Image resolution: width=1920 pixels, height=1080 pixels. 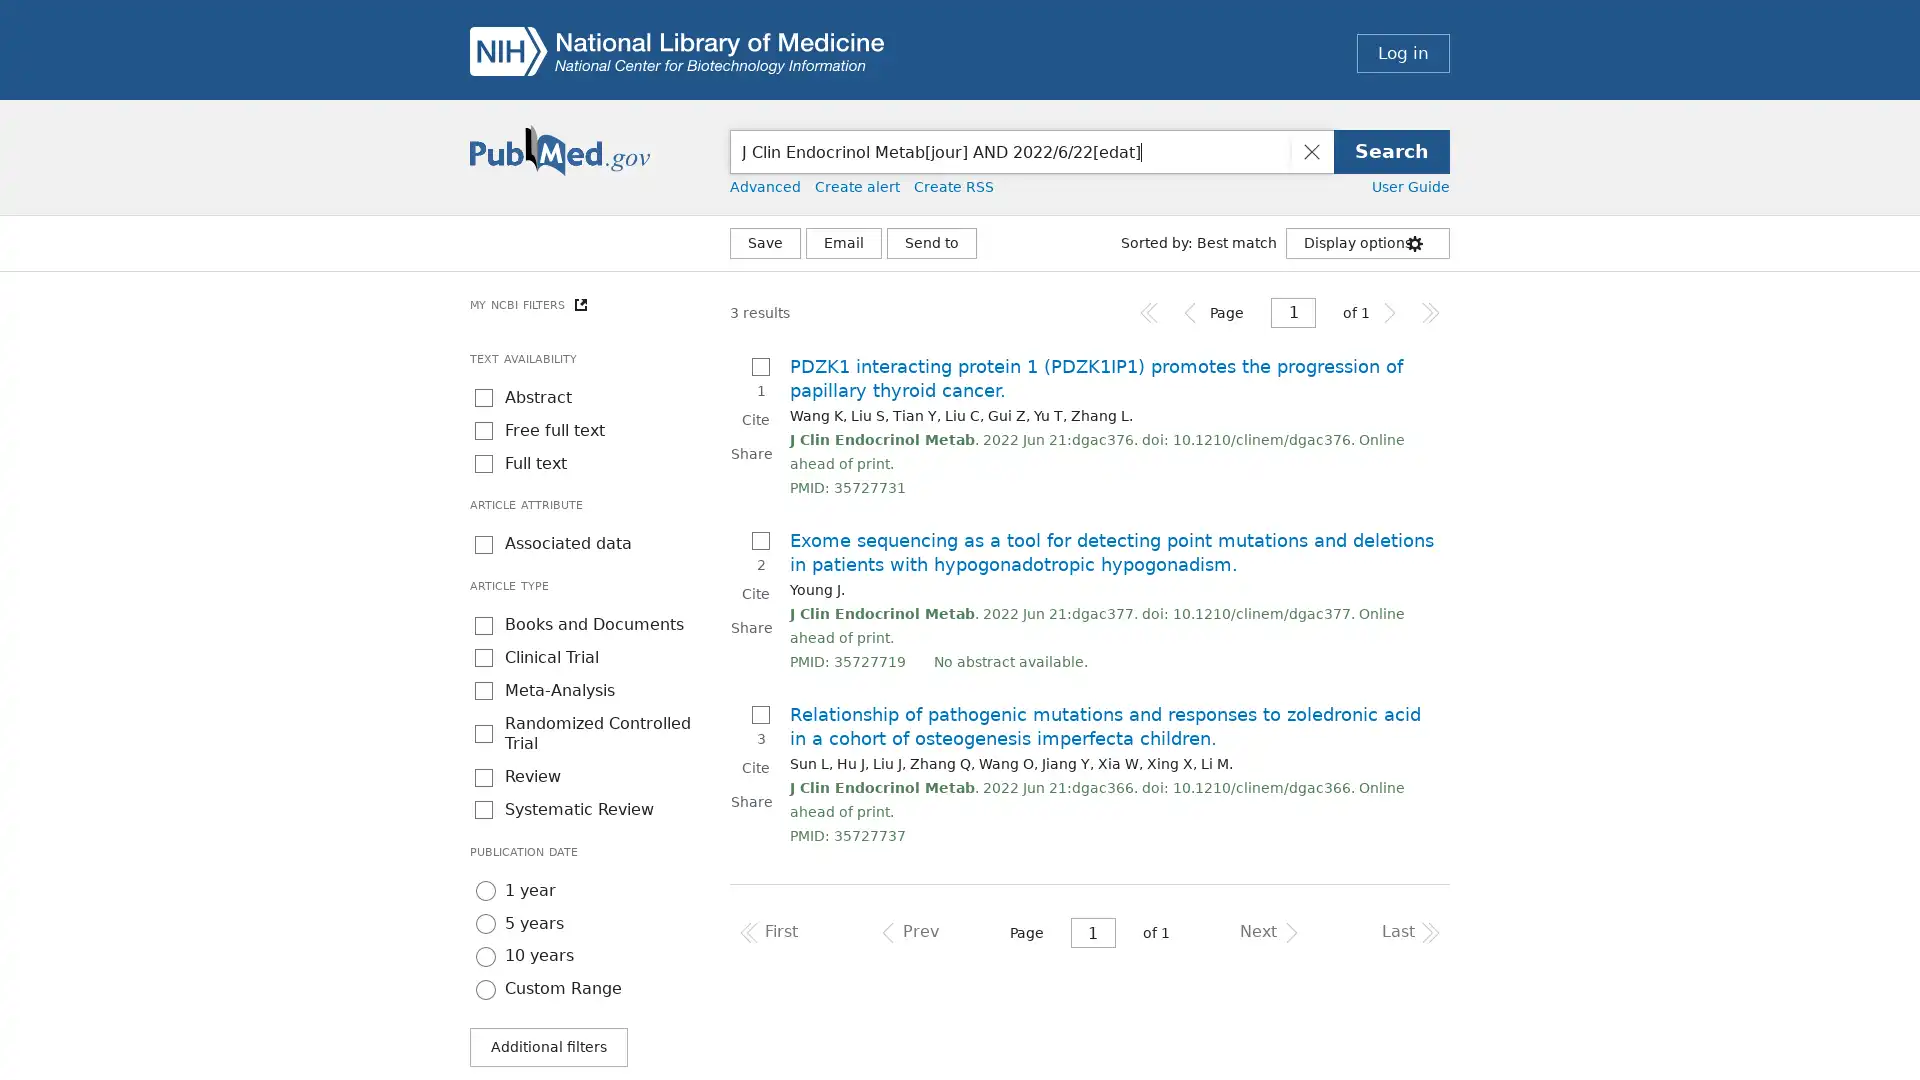 I want to click on Navigates to the previous page of results., so click(x=1190, y=312).